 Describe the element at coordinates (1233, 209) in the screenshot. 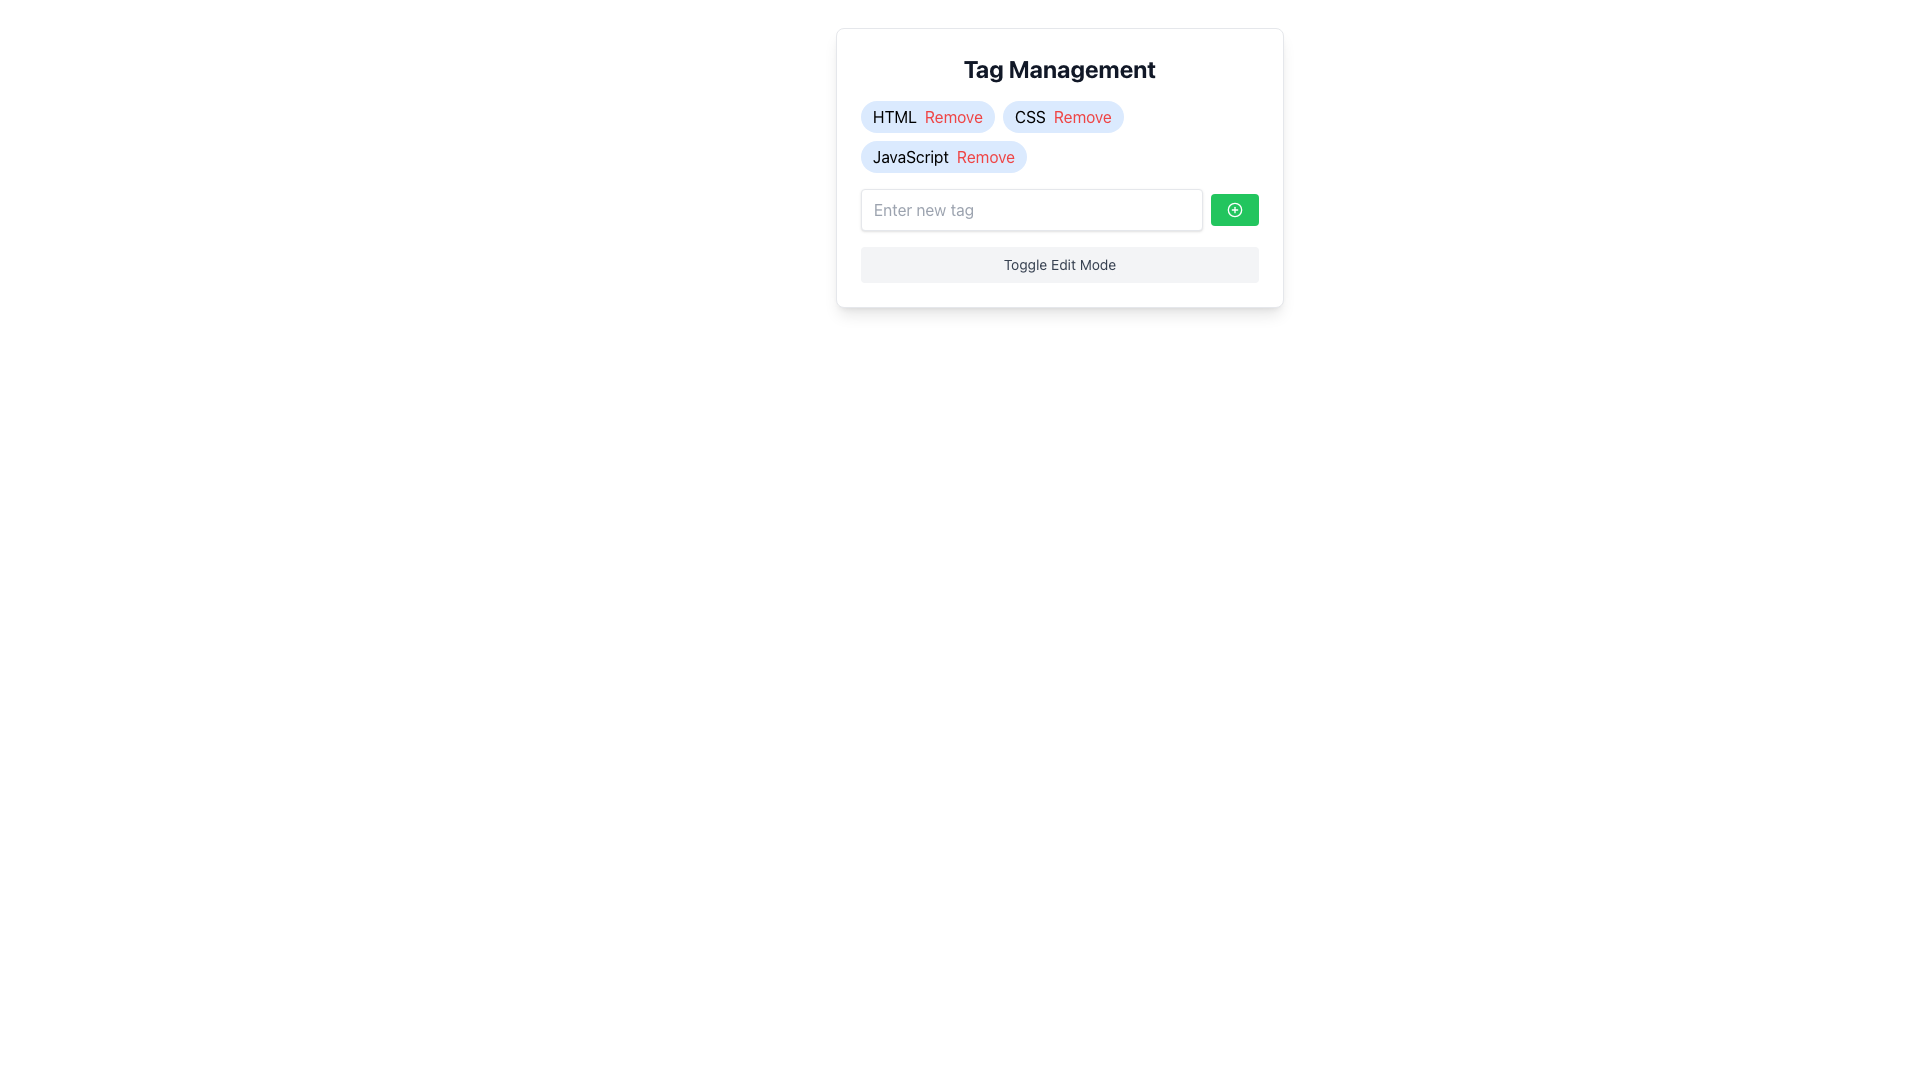

I see `the 'Add Tag' button located to the right of the 'Enter new tag' text input field in the 'Tag Management' interface` at that location.